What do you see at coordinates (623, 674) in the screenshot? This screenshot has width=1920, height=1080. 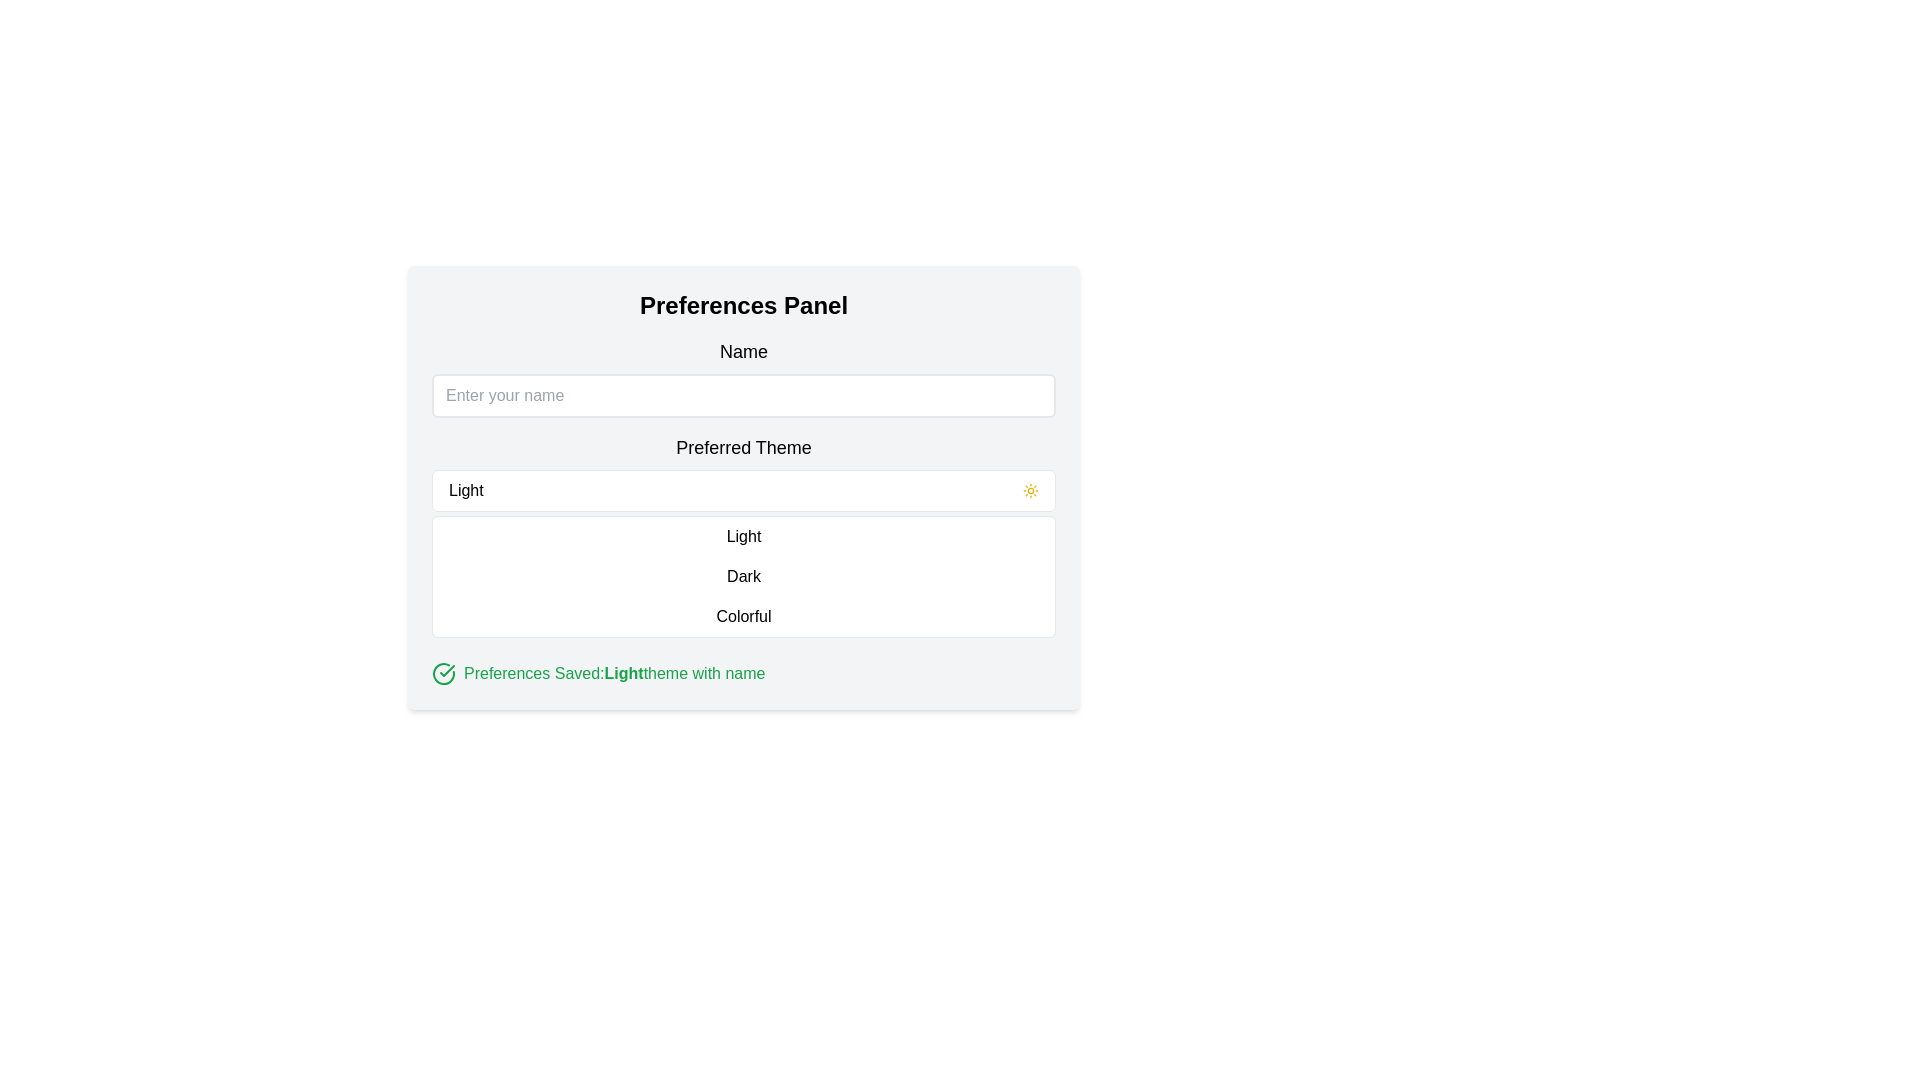 I see `the text label displaying 'Light' in green font, which is part of the success message 'Preferences Saved: Light theme with name' in the lower section of the Preferences Panel` at bounding box center [623, 674].